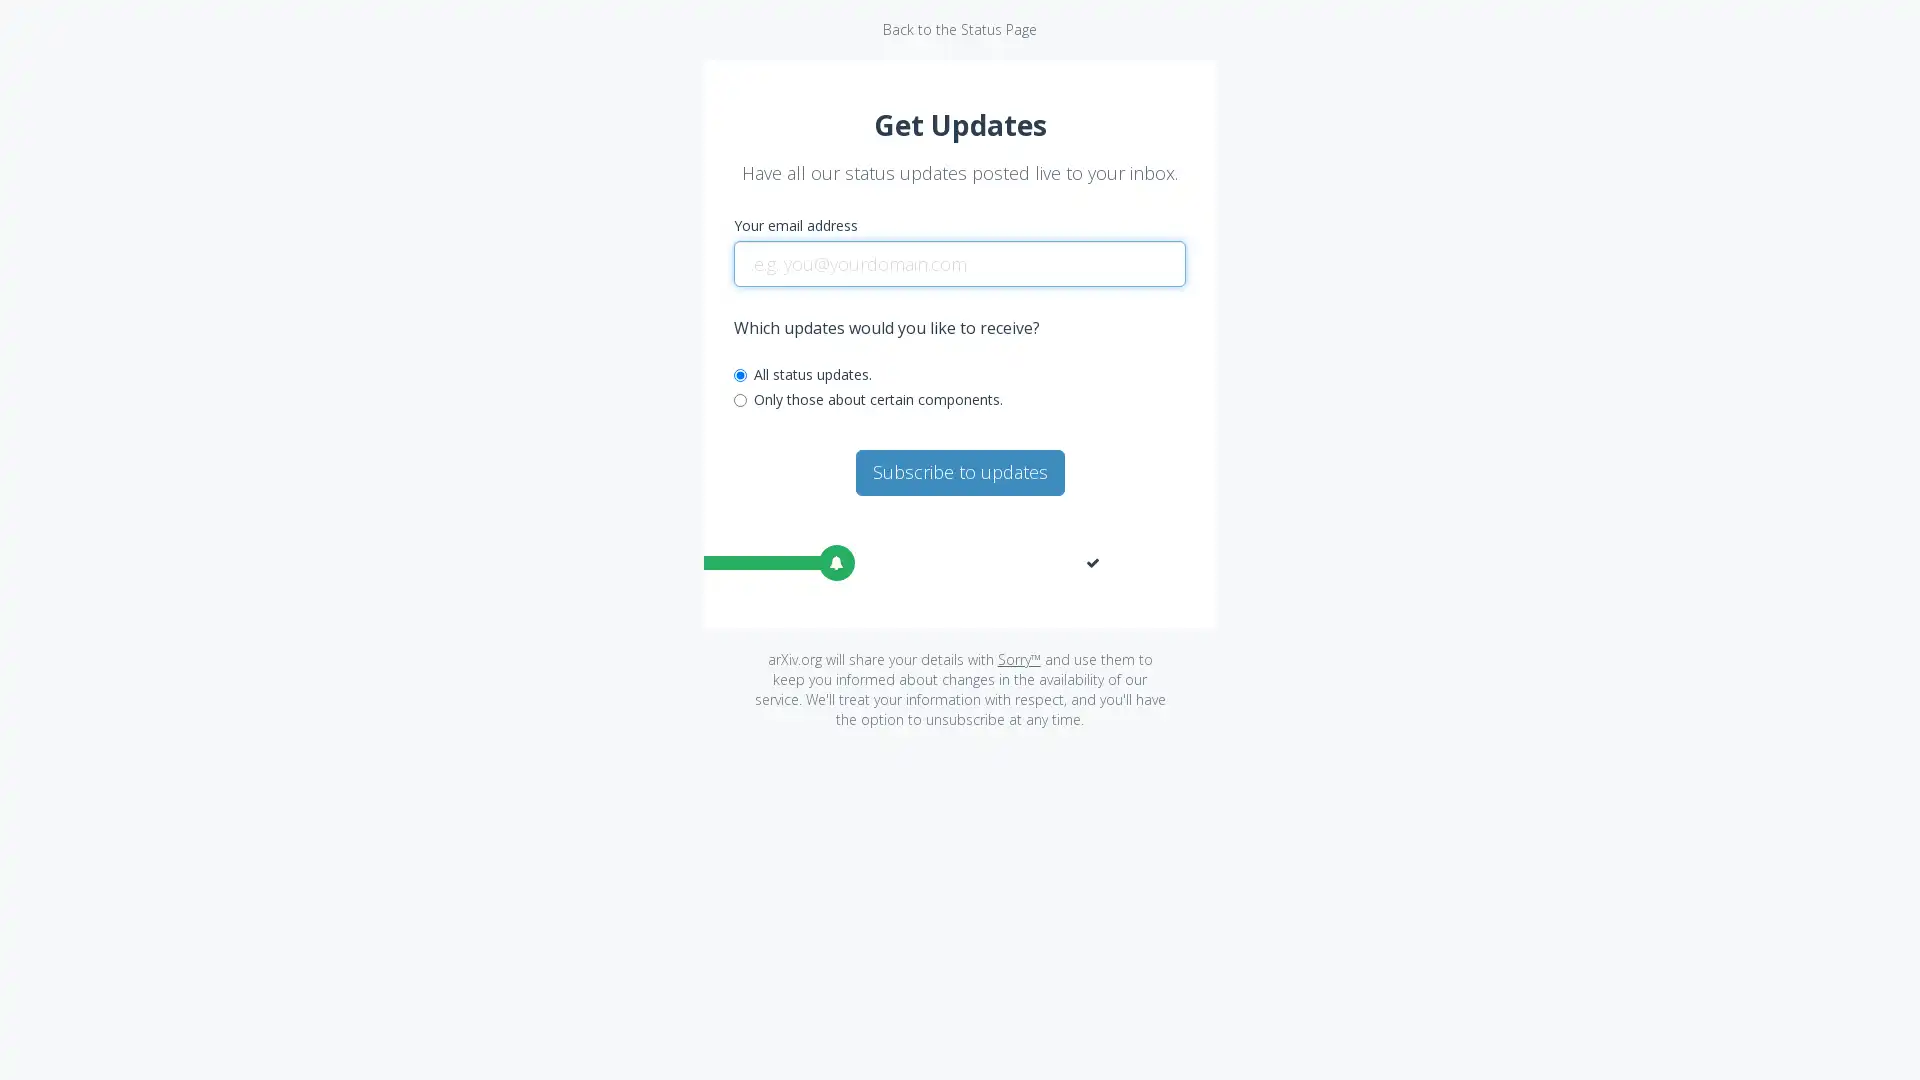 This screenshot has width=1920, height=1080. What do you see at coordinates (958, 471) in the screenshot?
I see `Subscribe to updates` at bounding box center [958, 471].